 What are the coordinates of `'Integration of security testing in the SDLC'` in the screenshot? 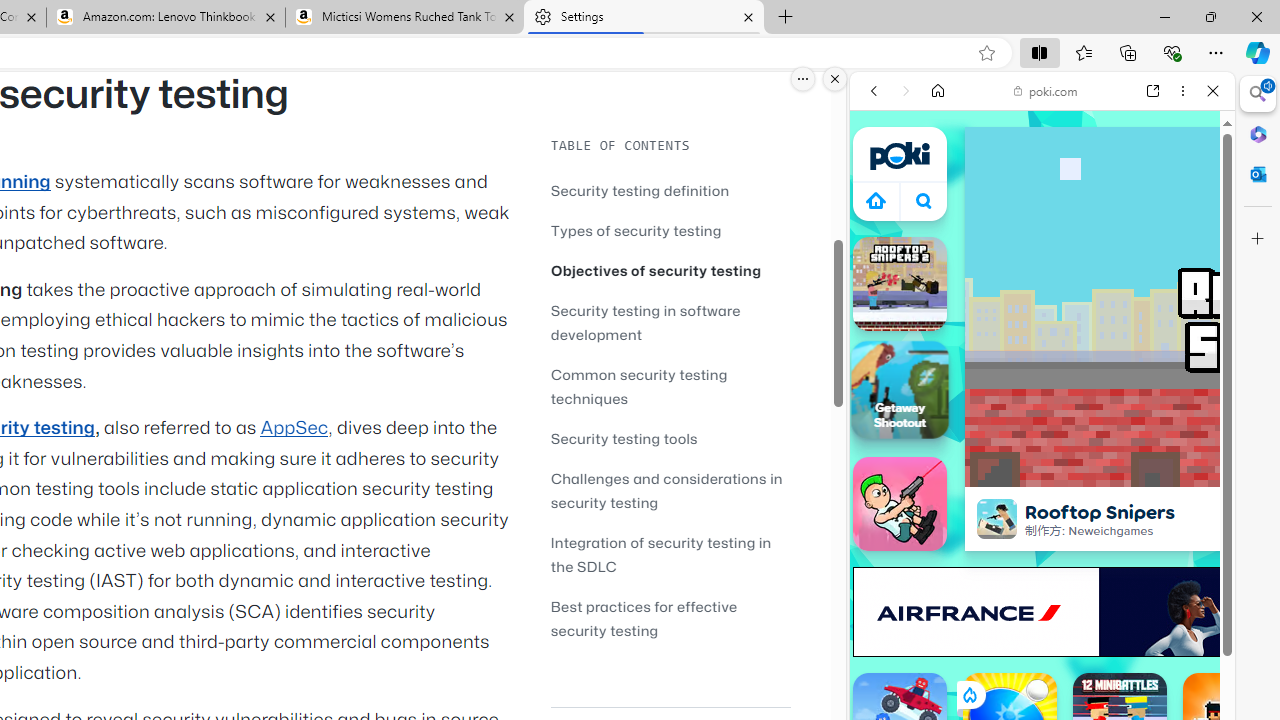 It's located at (661, 554).